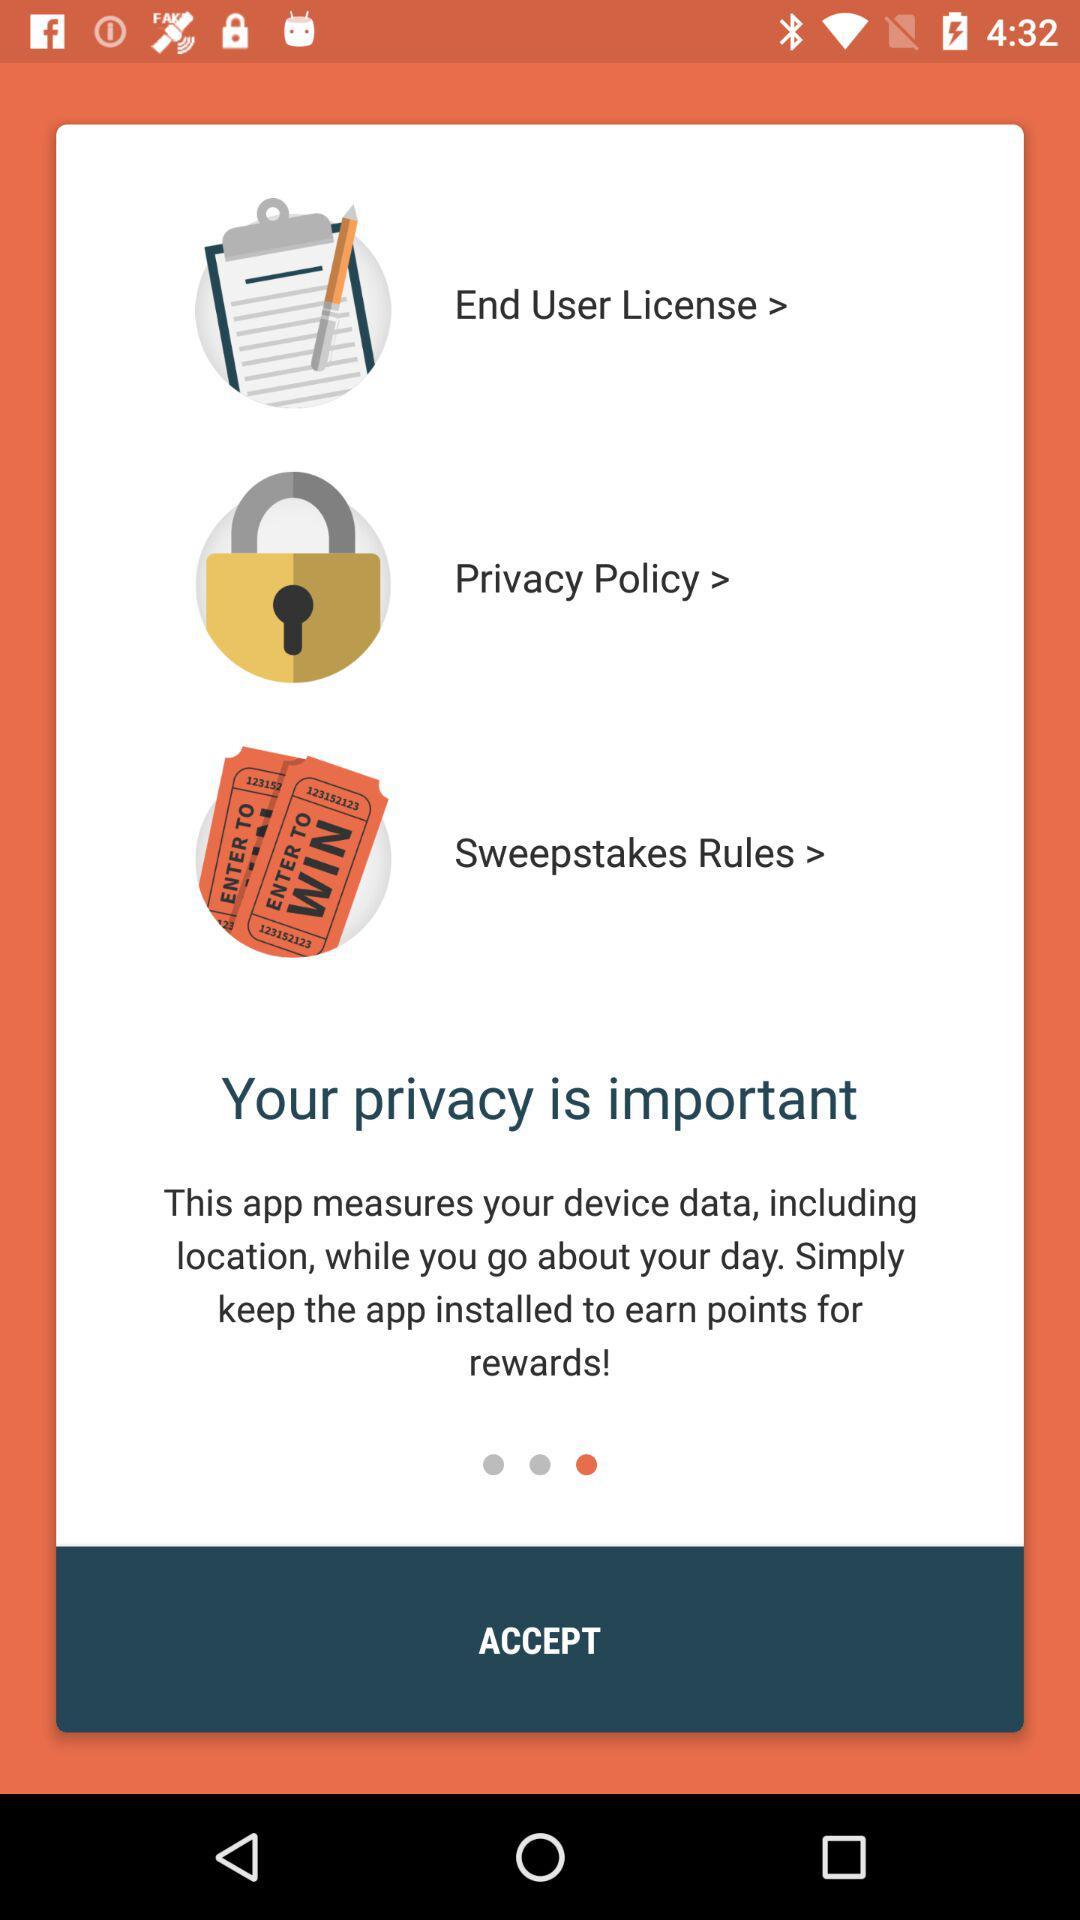 This screenshot has width=1080, height=1920. Describe the element at coordinates (293, 851) in the screenshot. I see `open another page` at that location.